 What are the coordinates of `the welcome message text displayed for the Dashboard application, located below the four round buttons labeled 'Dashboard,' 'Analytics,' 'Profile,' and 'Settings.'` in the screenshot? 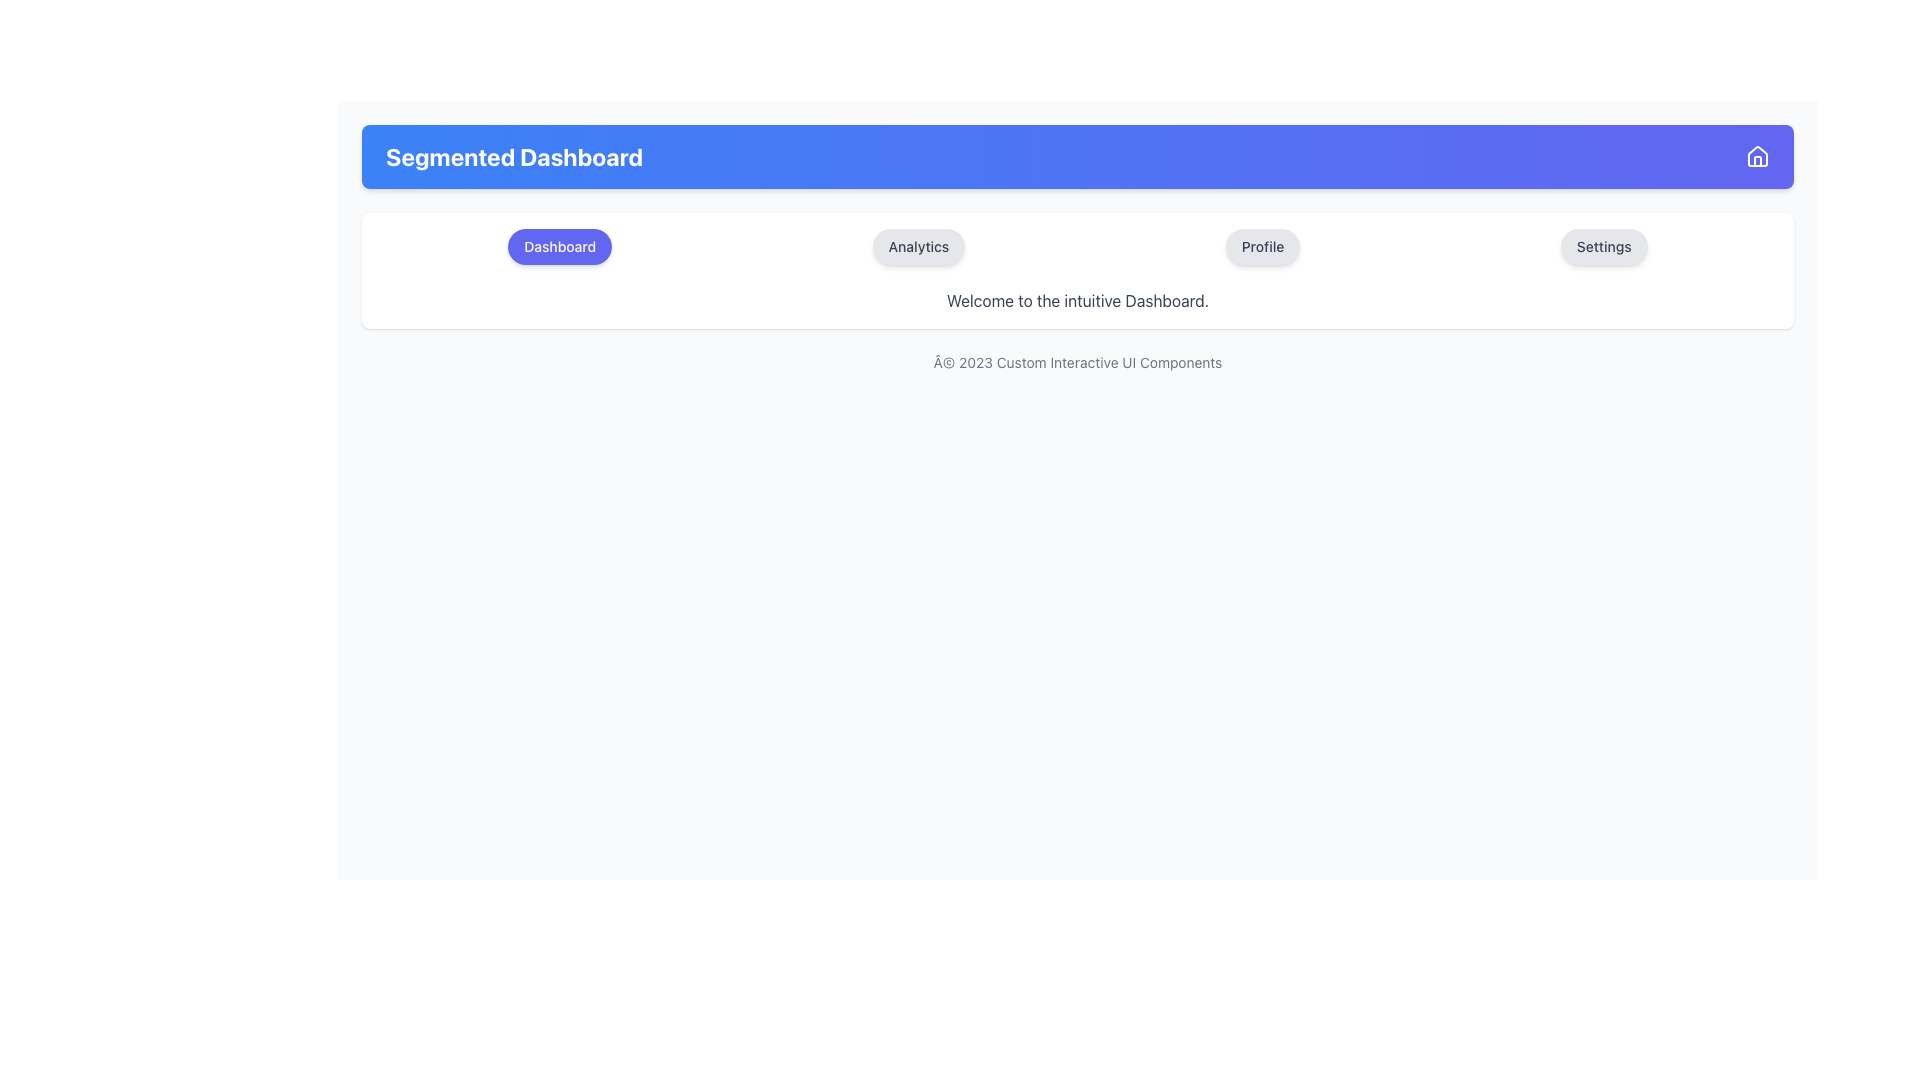 It's located at (1077, 300).